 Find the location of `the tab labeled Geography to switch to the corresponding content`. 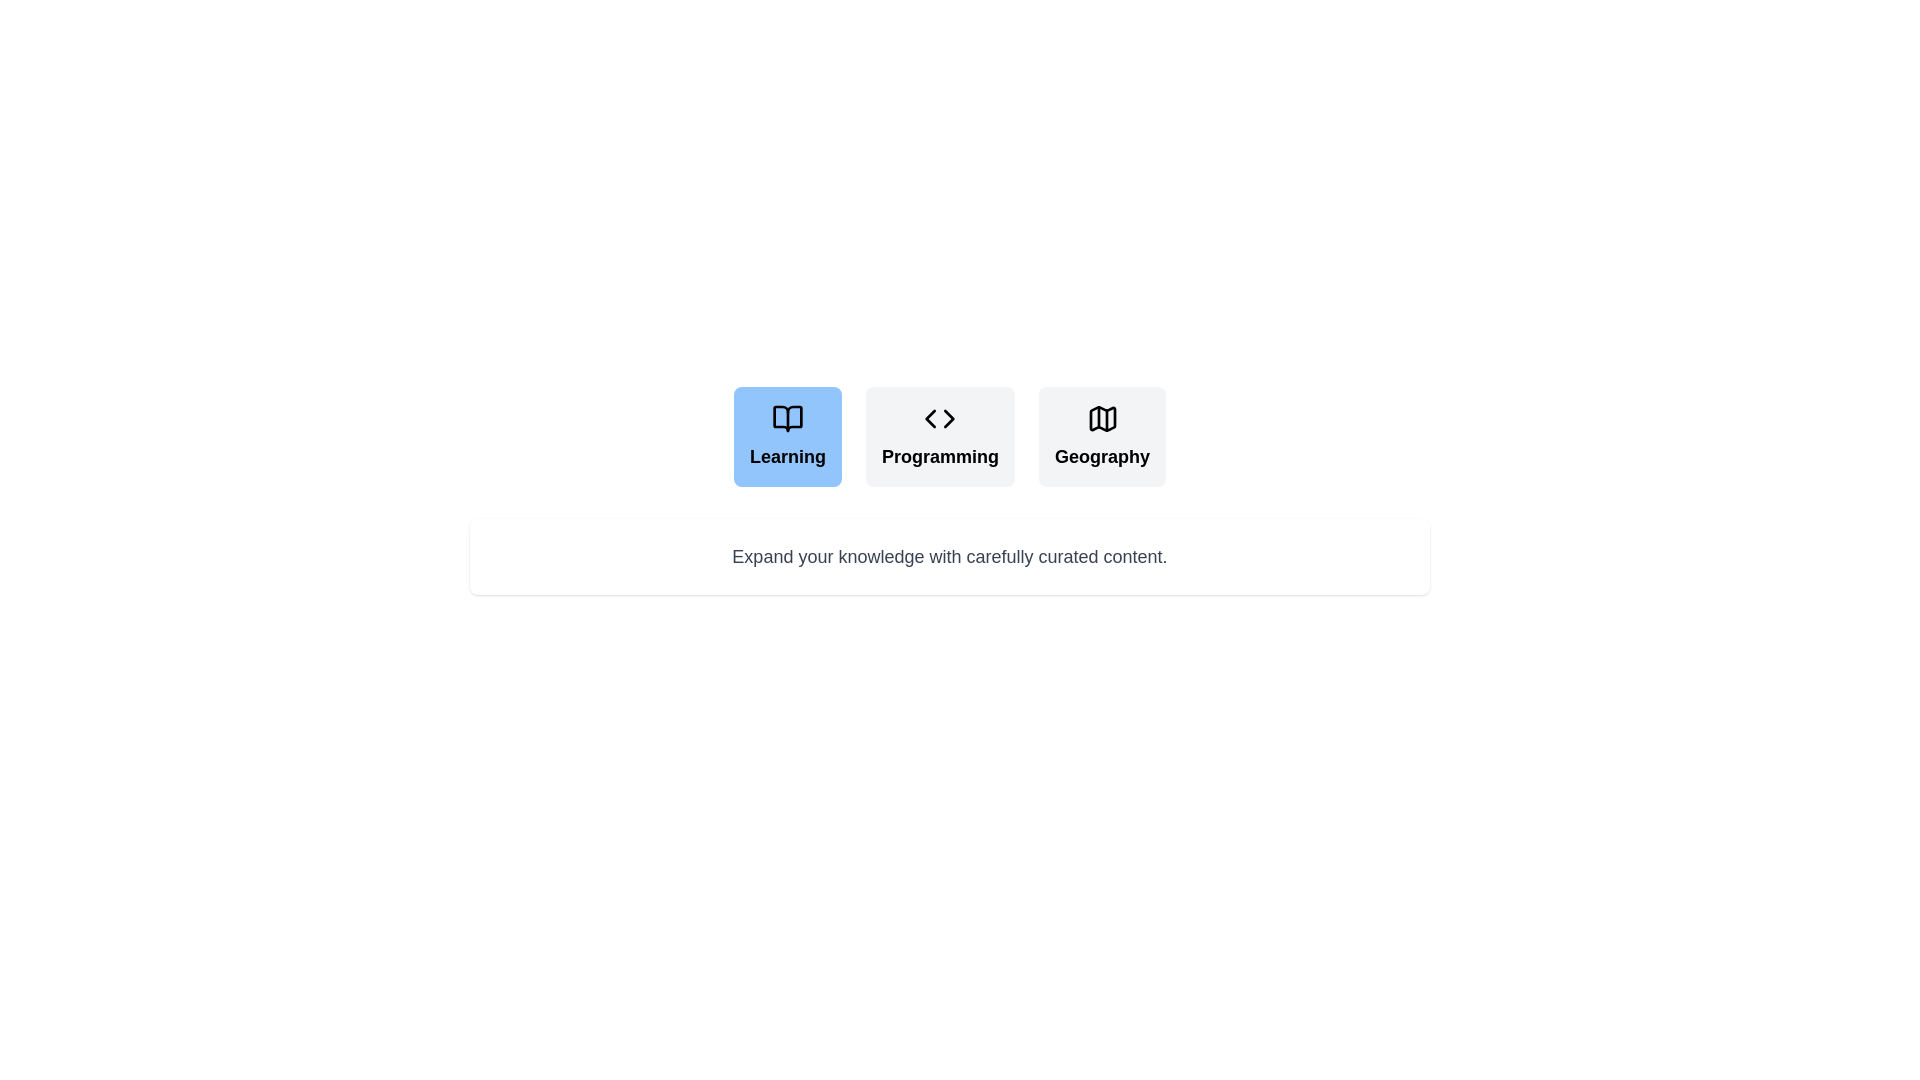

the tab labeled Geography to switch to the corresponding content is located at coordinates (1101, 435).